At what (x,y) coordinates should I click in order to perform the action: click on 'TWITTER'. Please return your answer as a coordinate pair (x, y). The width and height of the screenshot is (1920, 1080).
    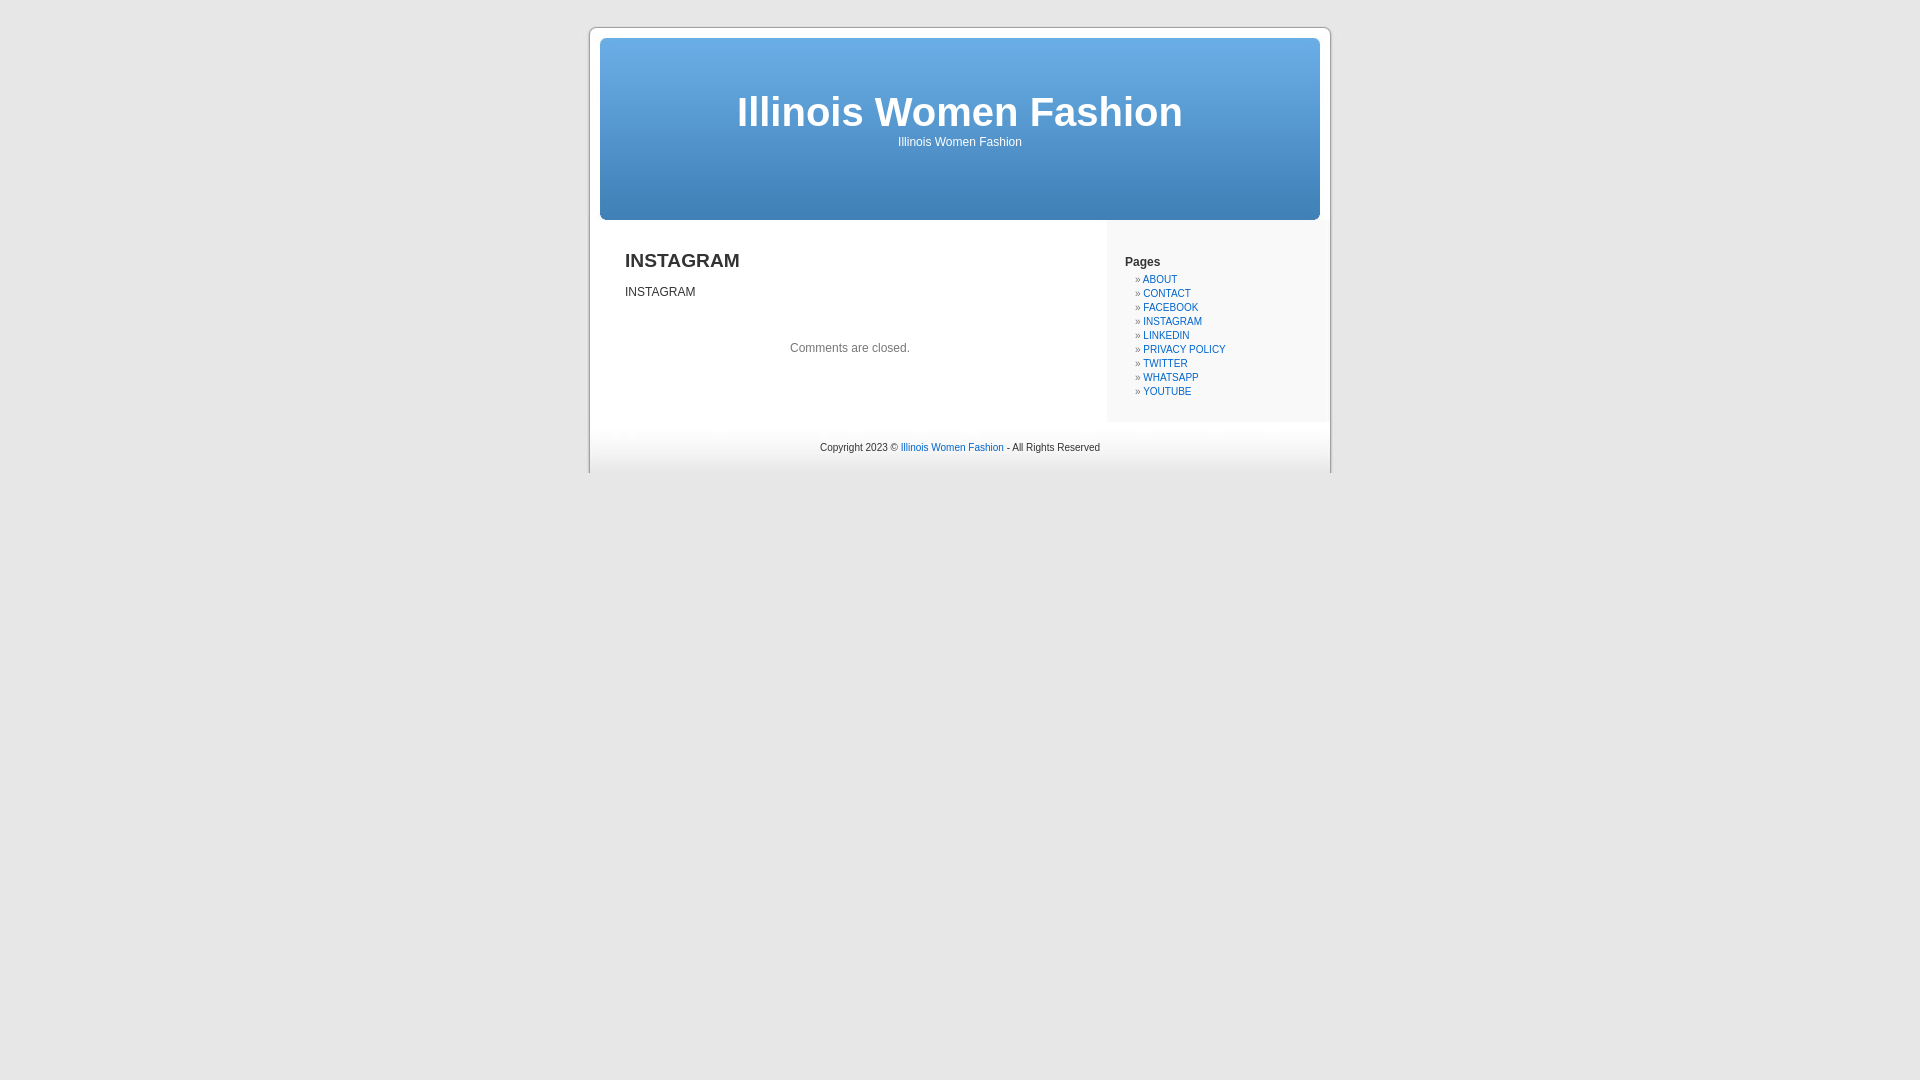
    Looking at the image, I should click on (1165, 363).